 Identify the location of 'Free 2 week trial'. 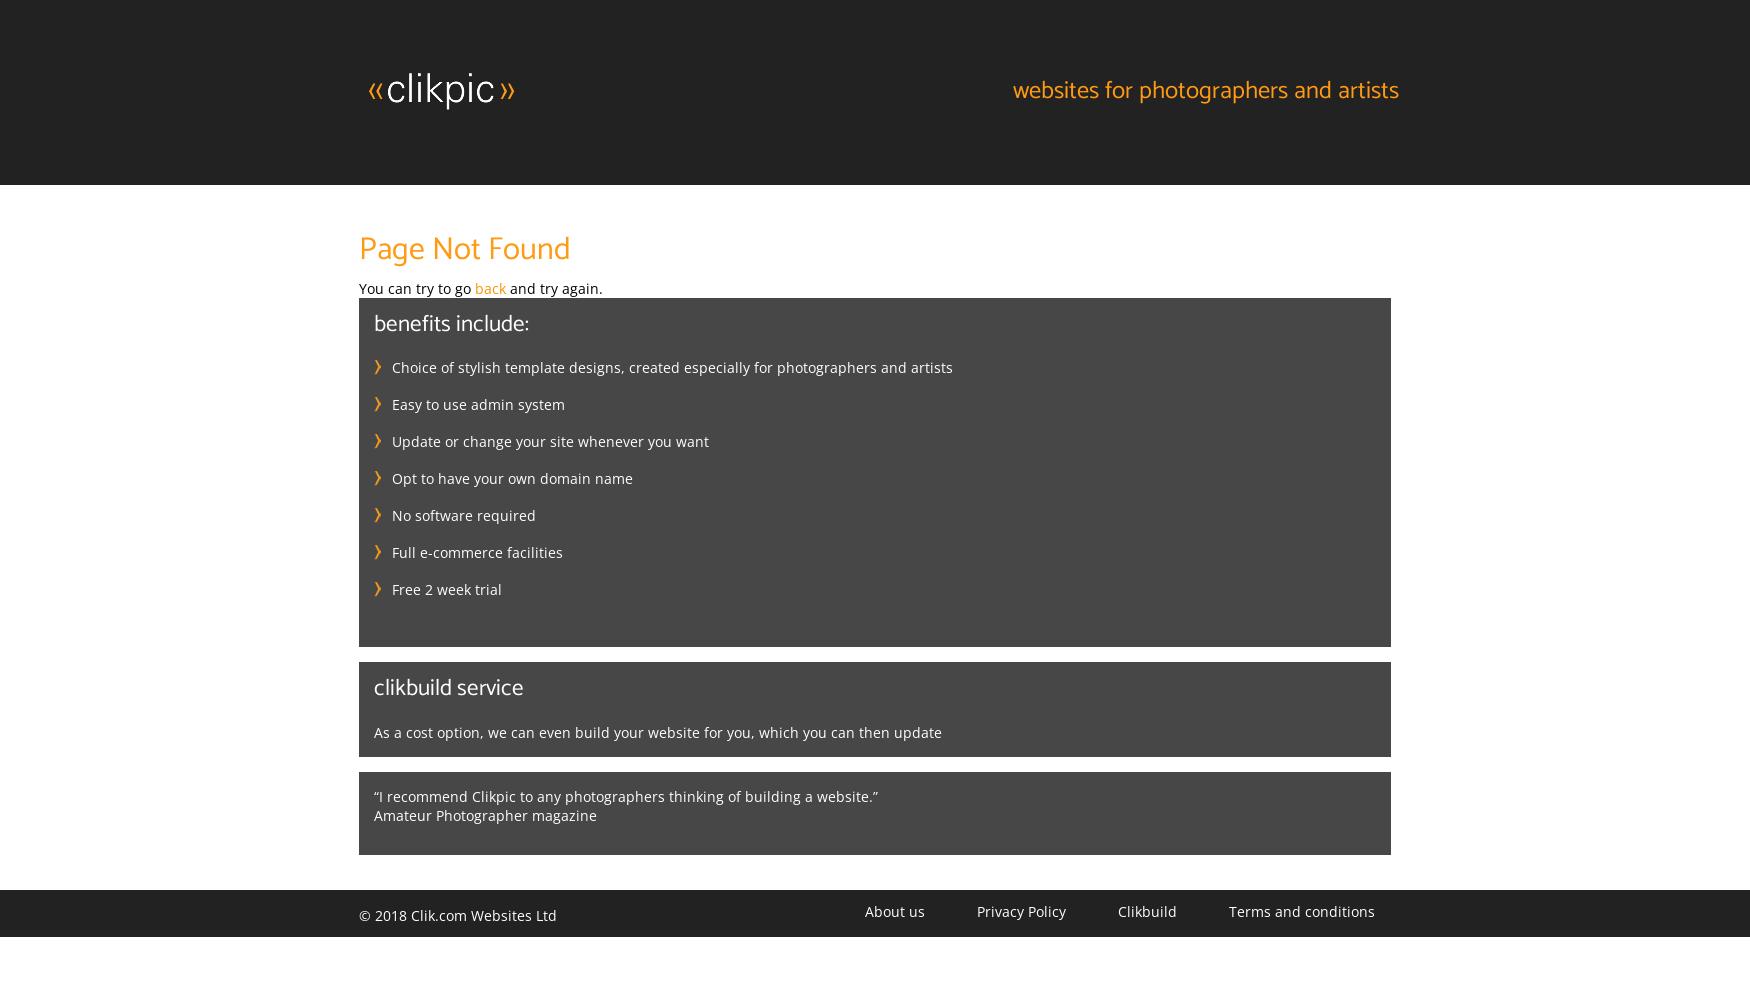
(446, 587).